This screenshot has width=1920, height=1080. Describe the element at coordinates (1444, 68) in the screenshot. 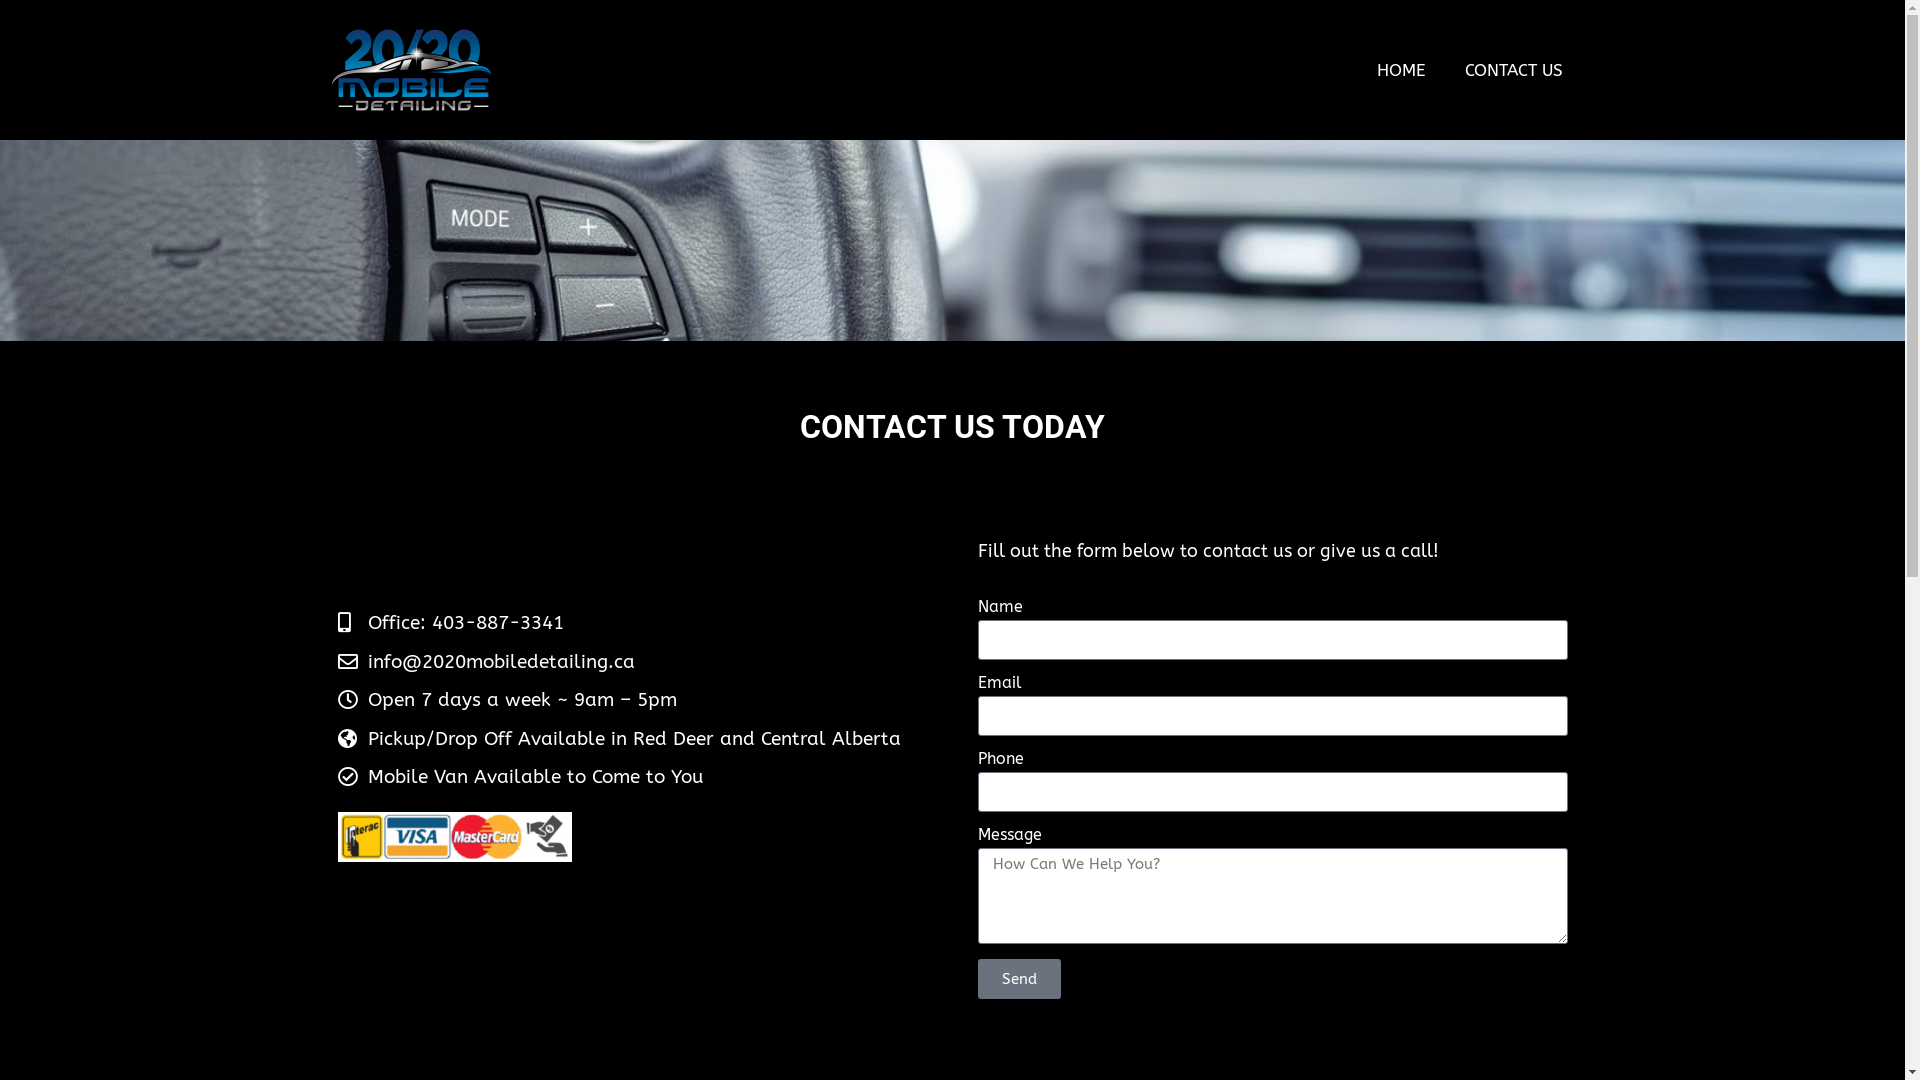

I see `'CONTACT US'` at that location.